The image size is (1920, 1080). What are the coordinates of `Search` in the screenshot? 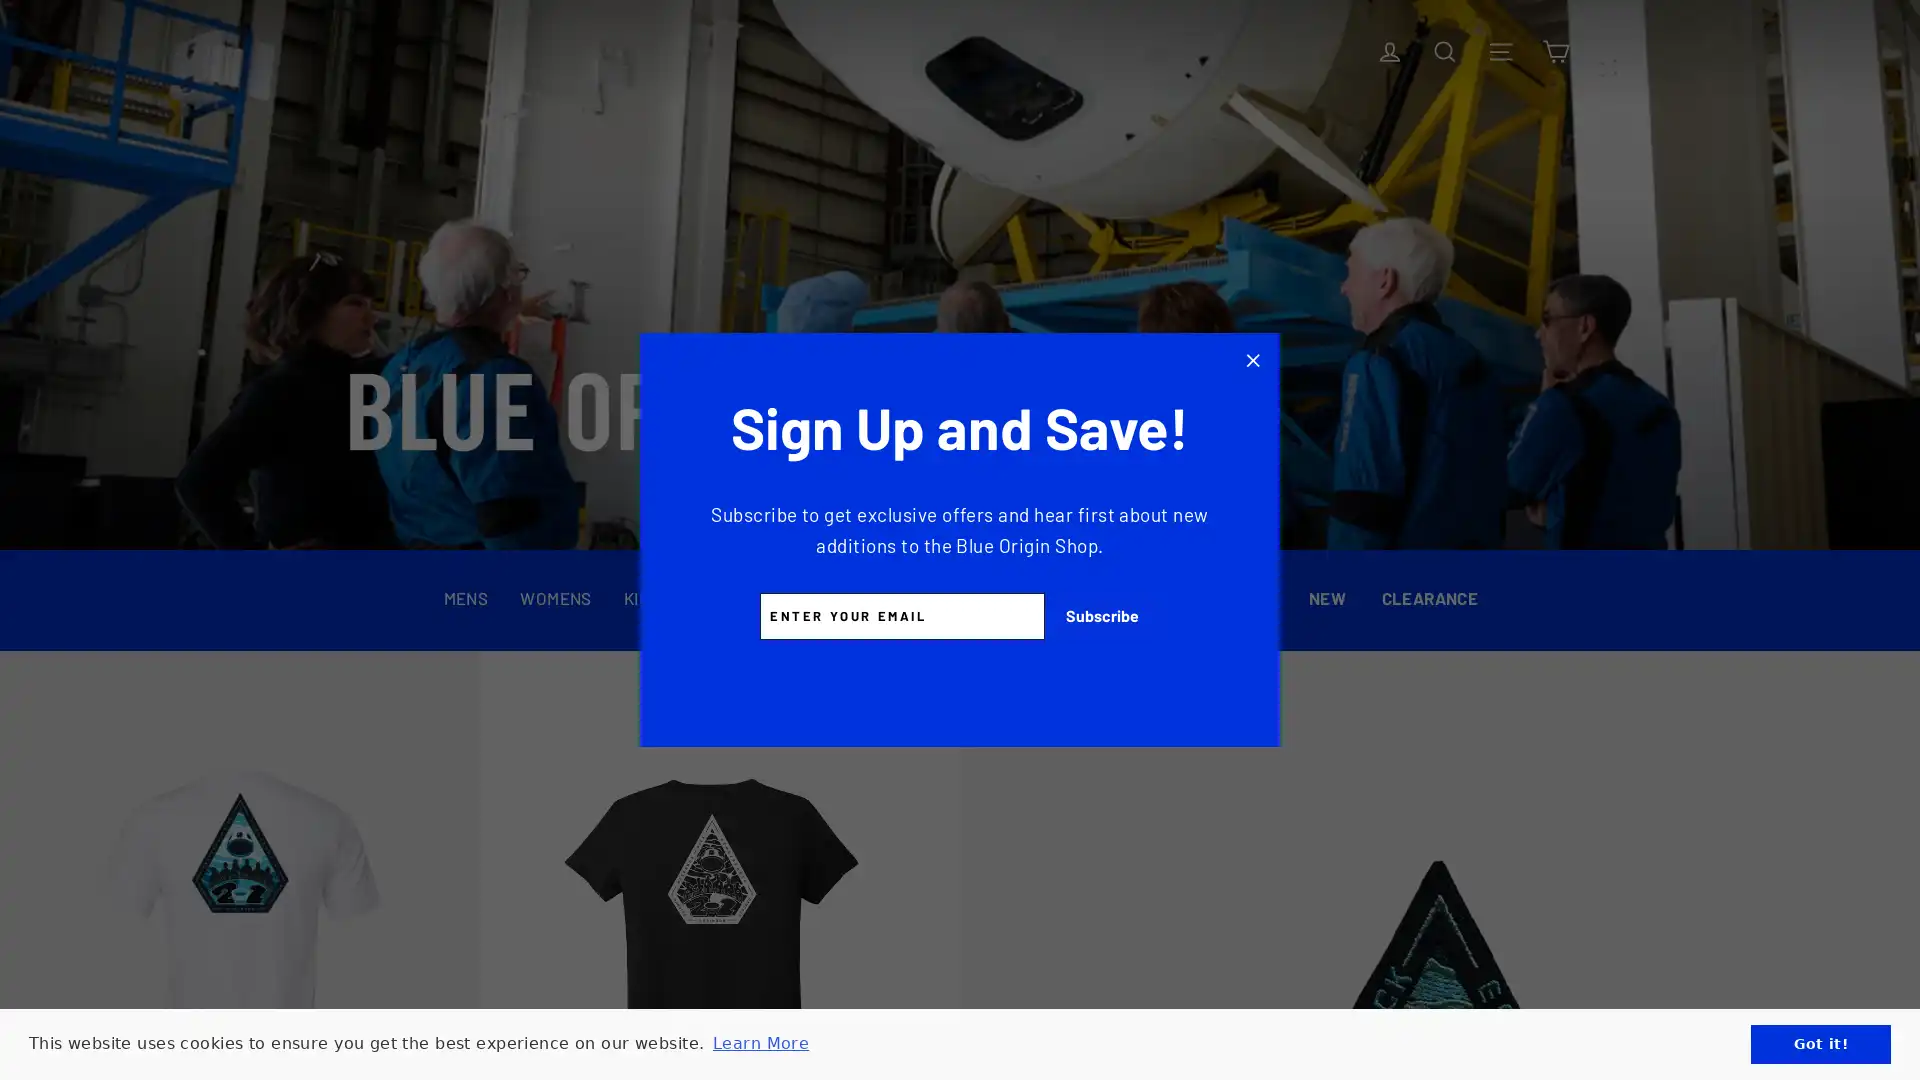 It's located at (1444, 50).